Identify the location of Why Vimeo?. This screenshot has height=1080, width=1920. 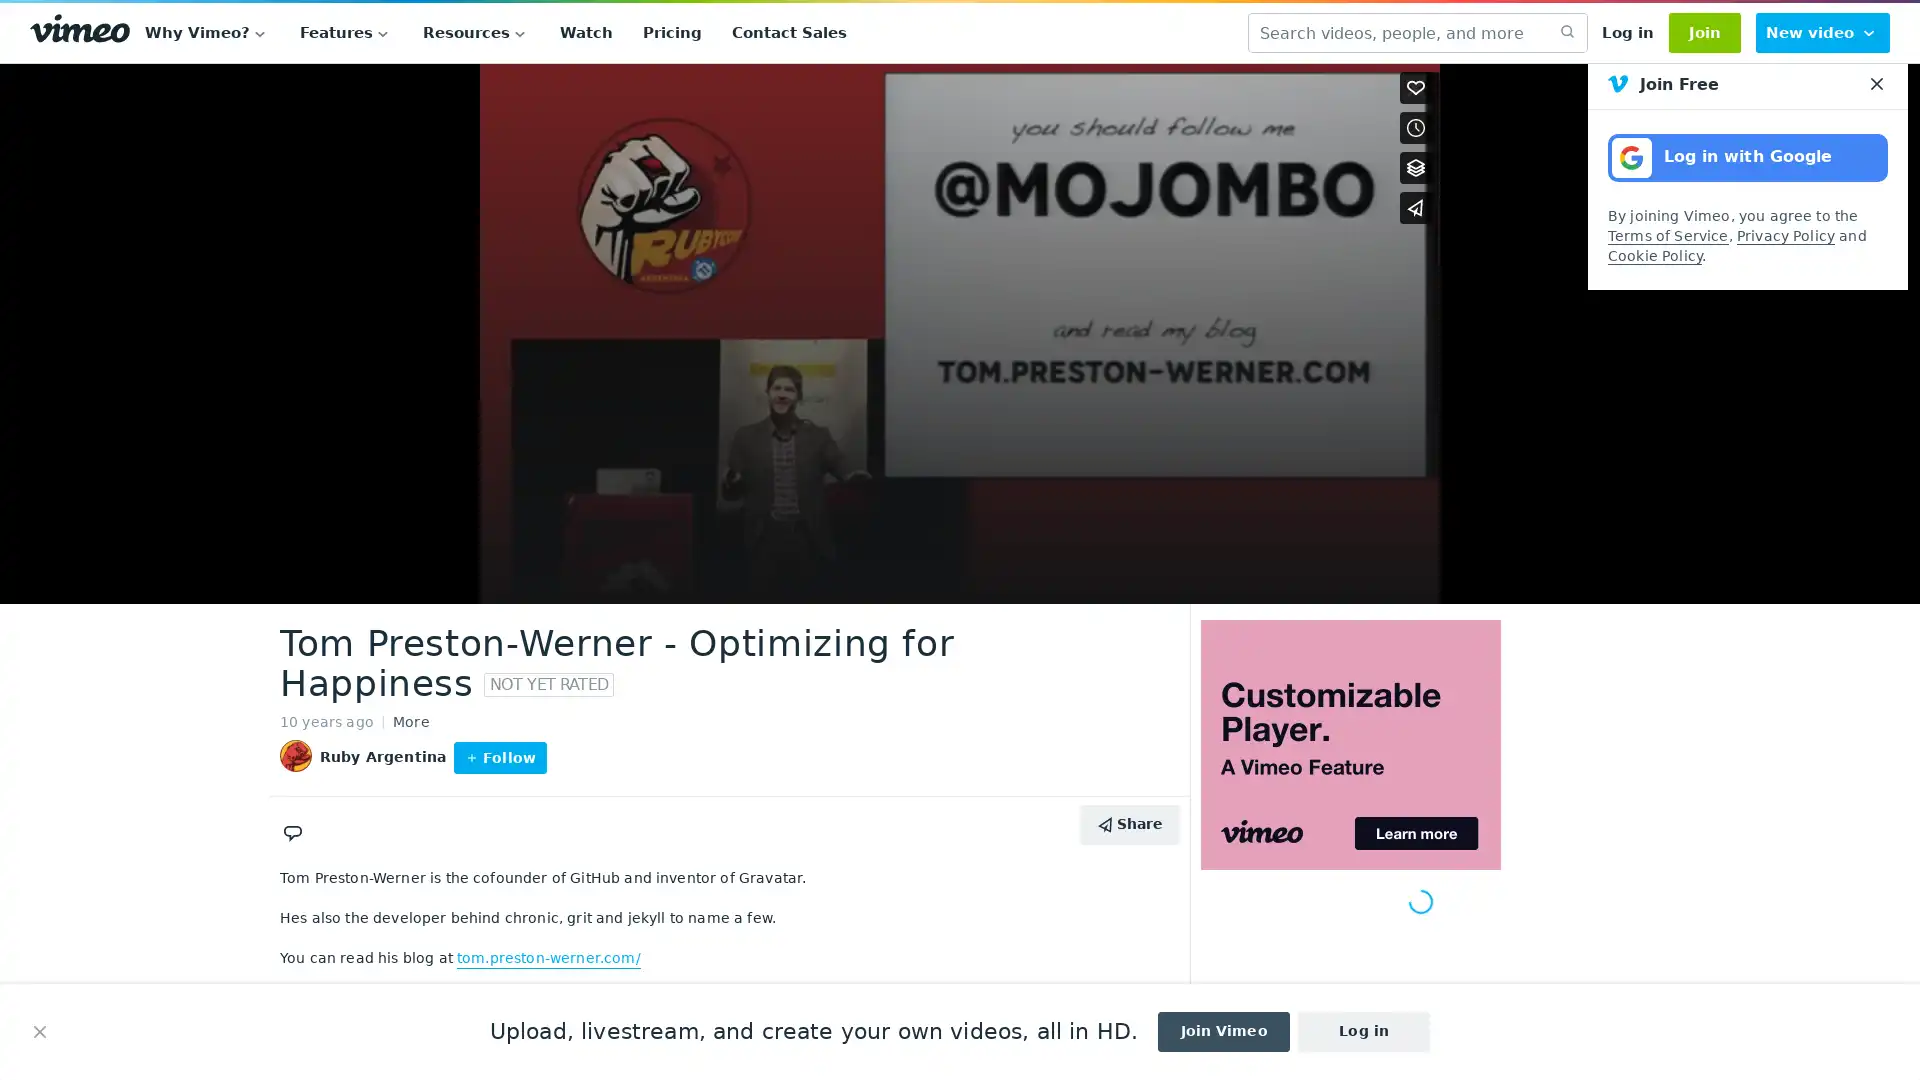
(207, 33).